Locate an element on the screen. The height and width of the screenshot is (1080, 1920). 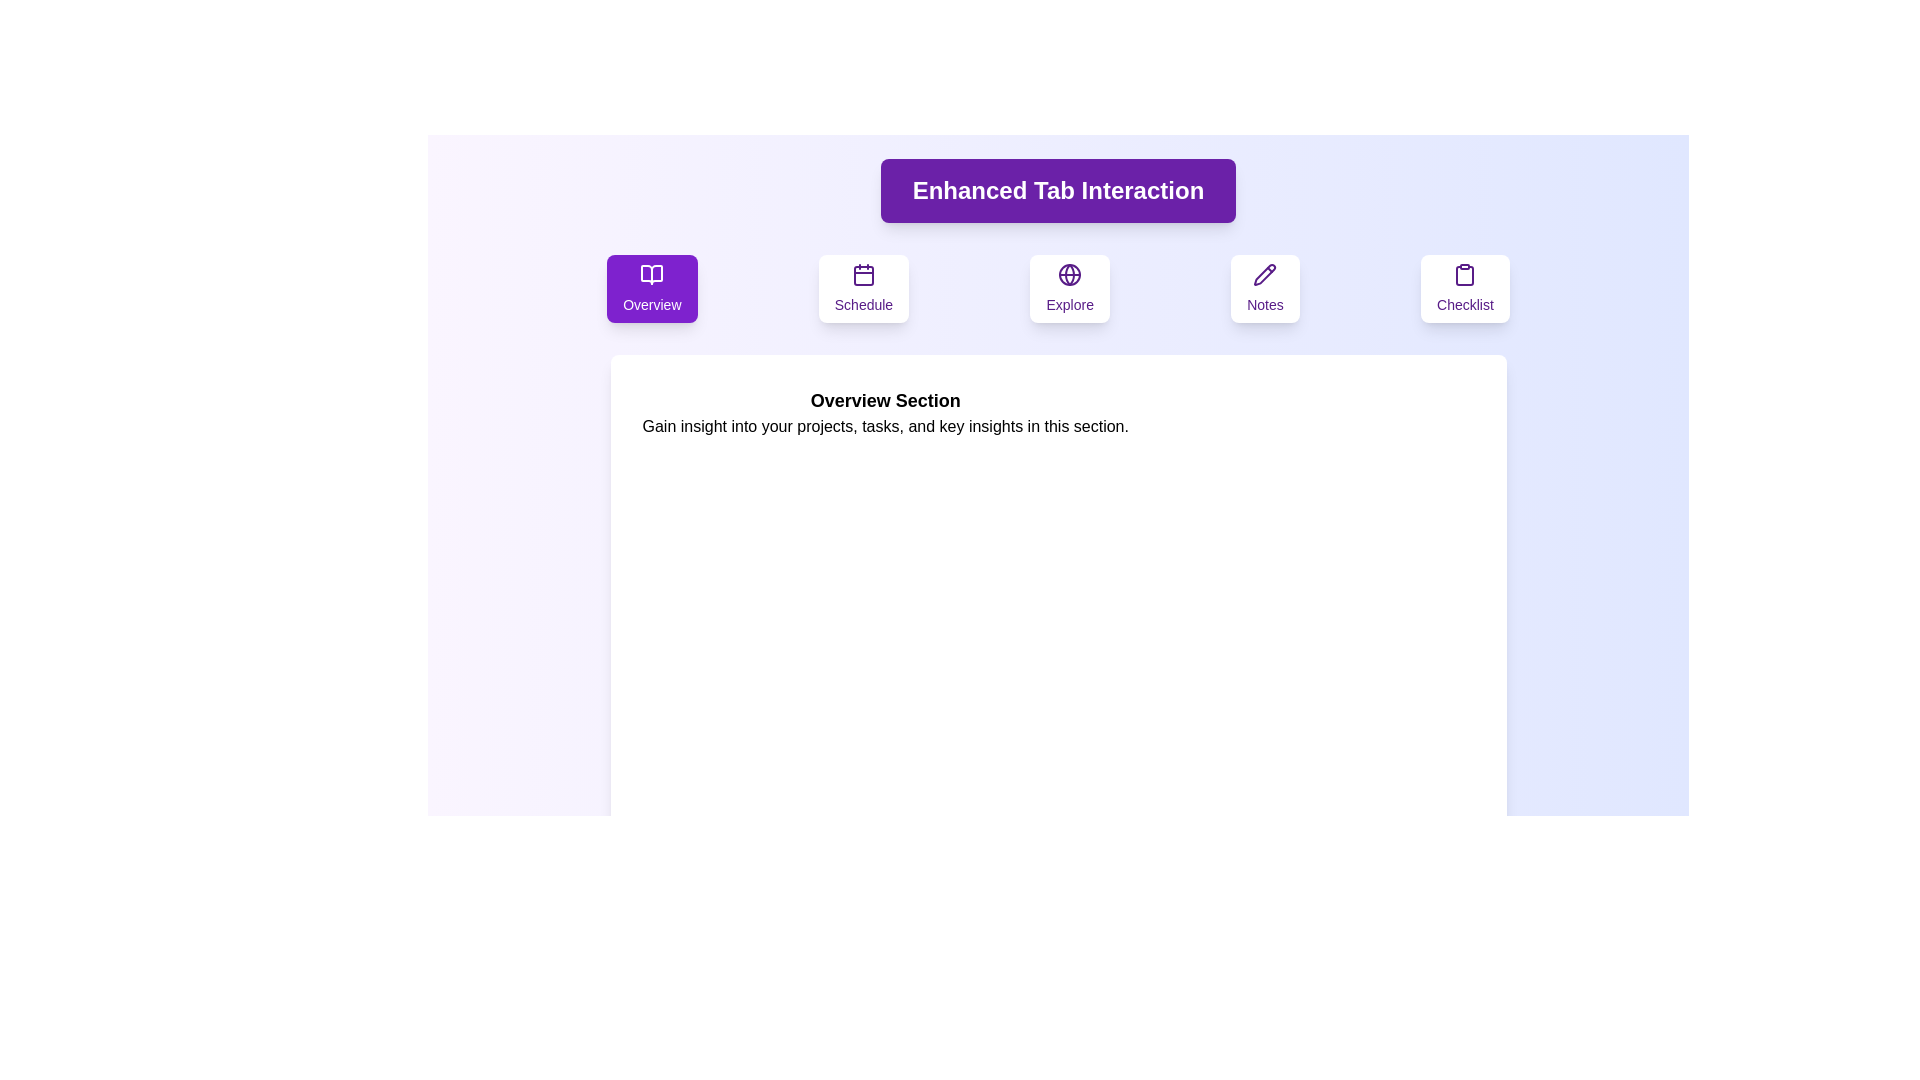
the static text button labeled 'Enhanced Tab Interaction' with a deep purple background and white text, which serves as the primary title for this section is located at coordinates (1057, 191).